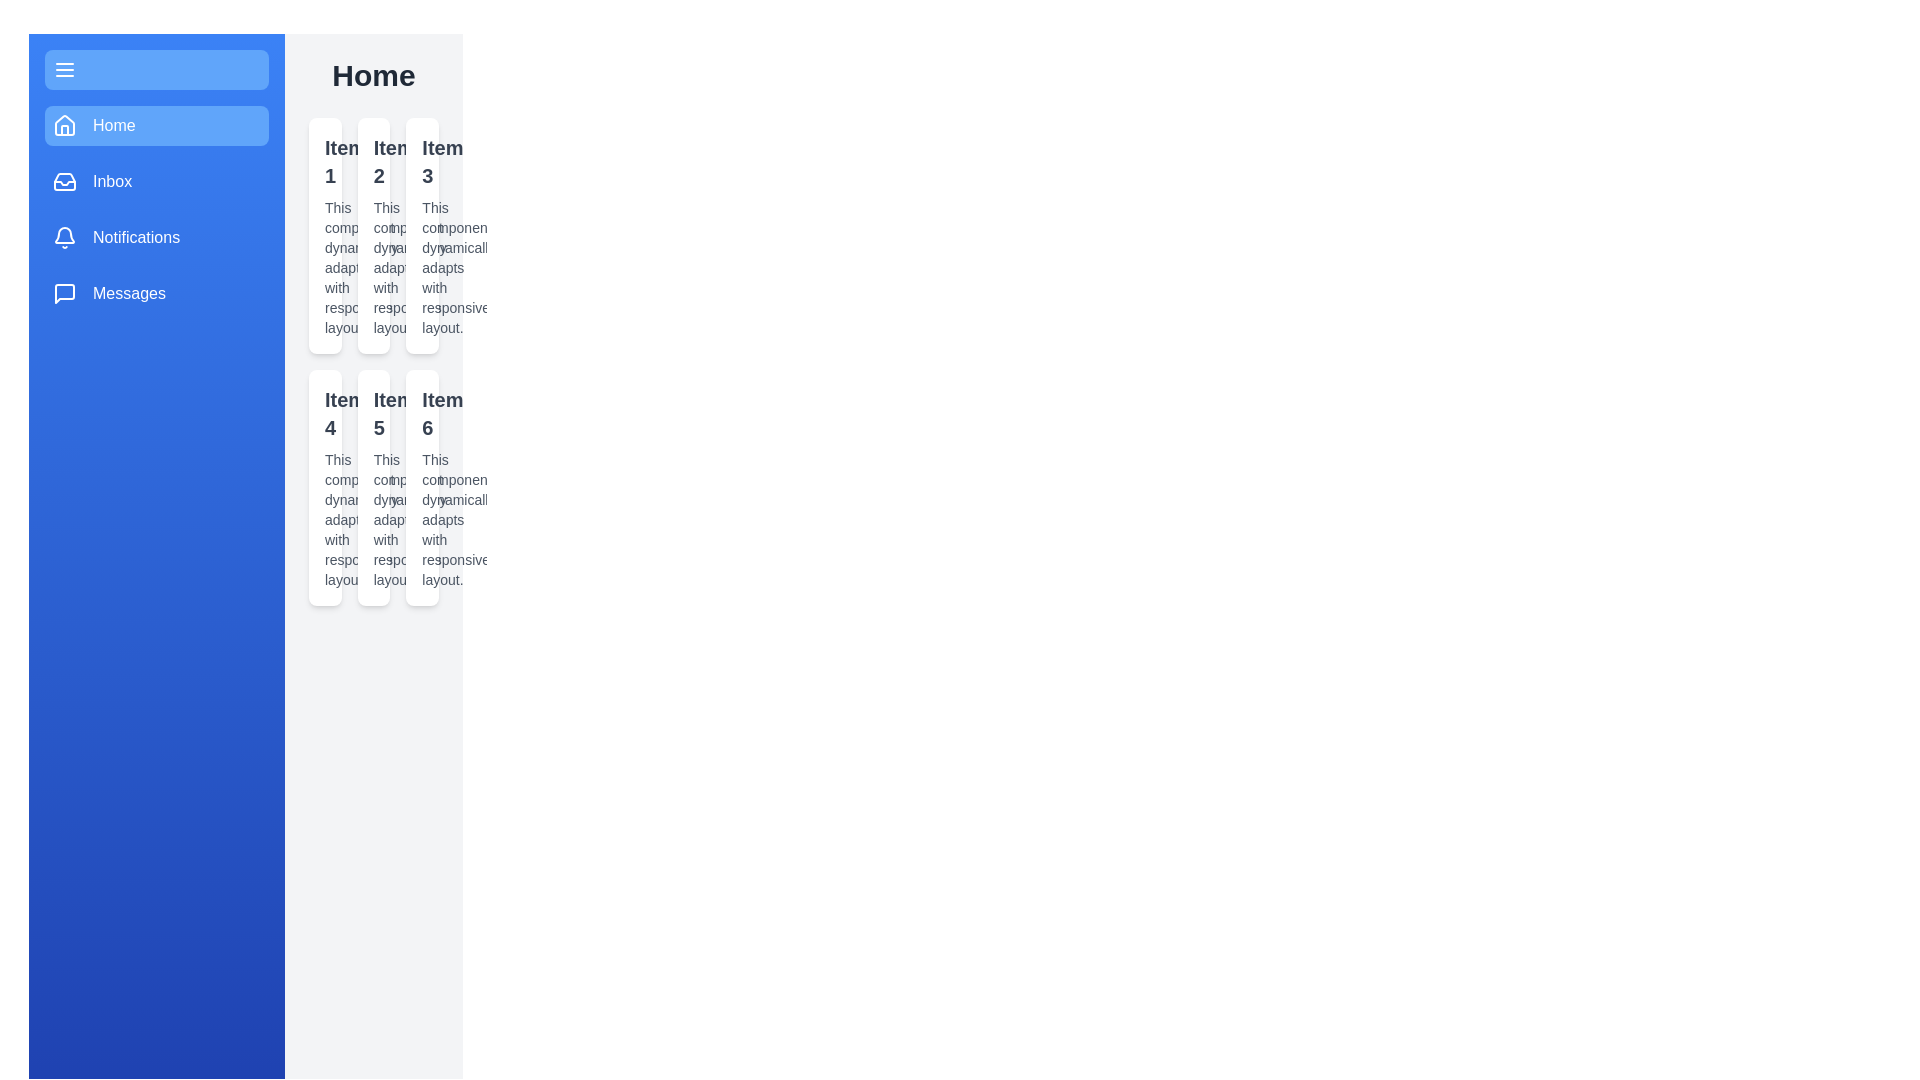 The width and height of the screenshot is (1920, 1080). I want to click on the text block stating 'This component dynamically adapts with responsive layout.' located directly underneath the title 'Item 6', so click(421, 519).